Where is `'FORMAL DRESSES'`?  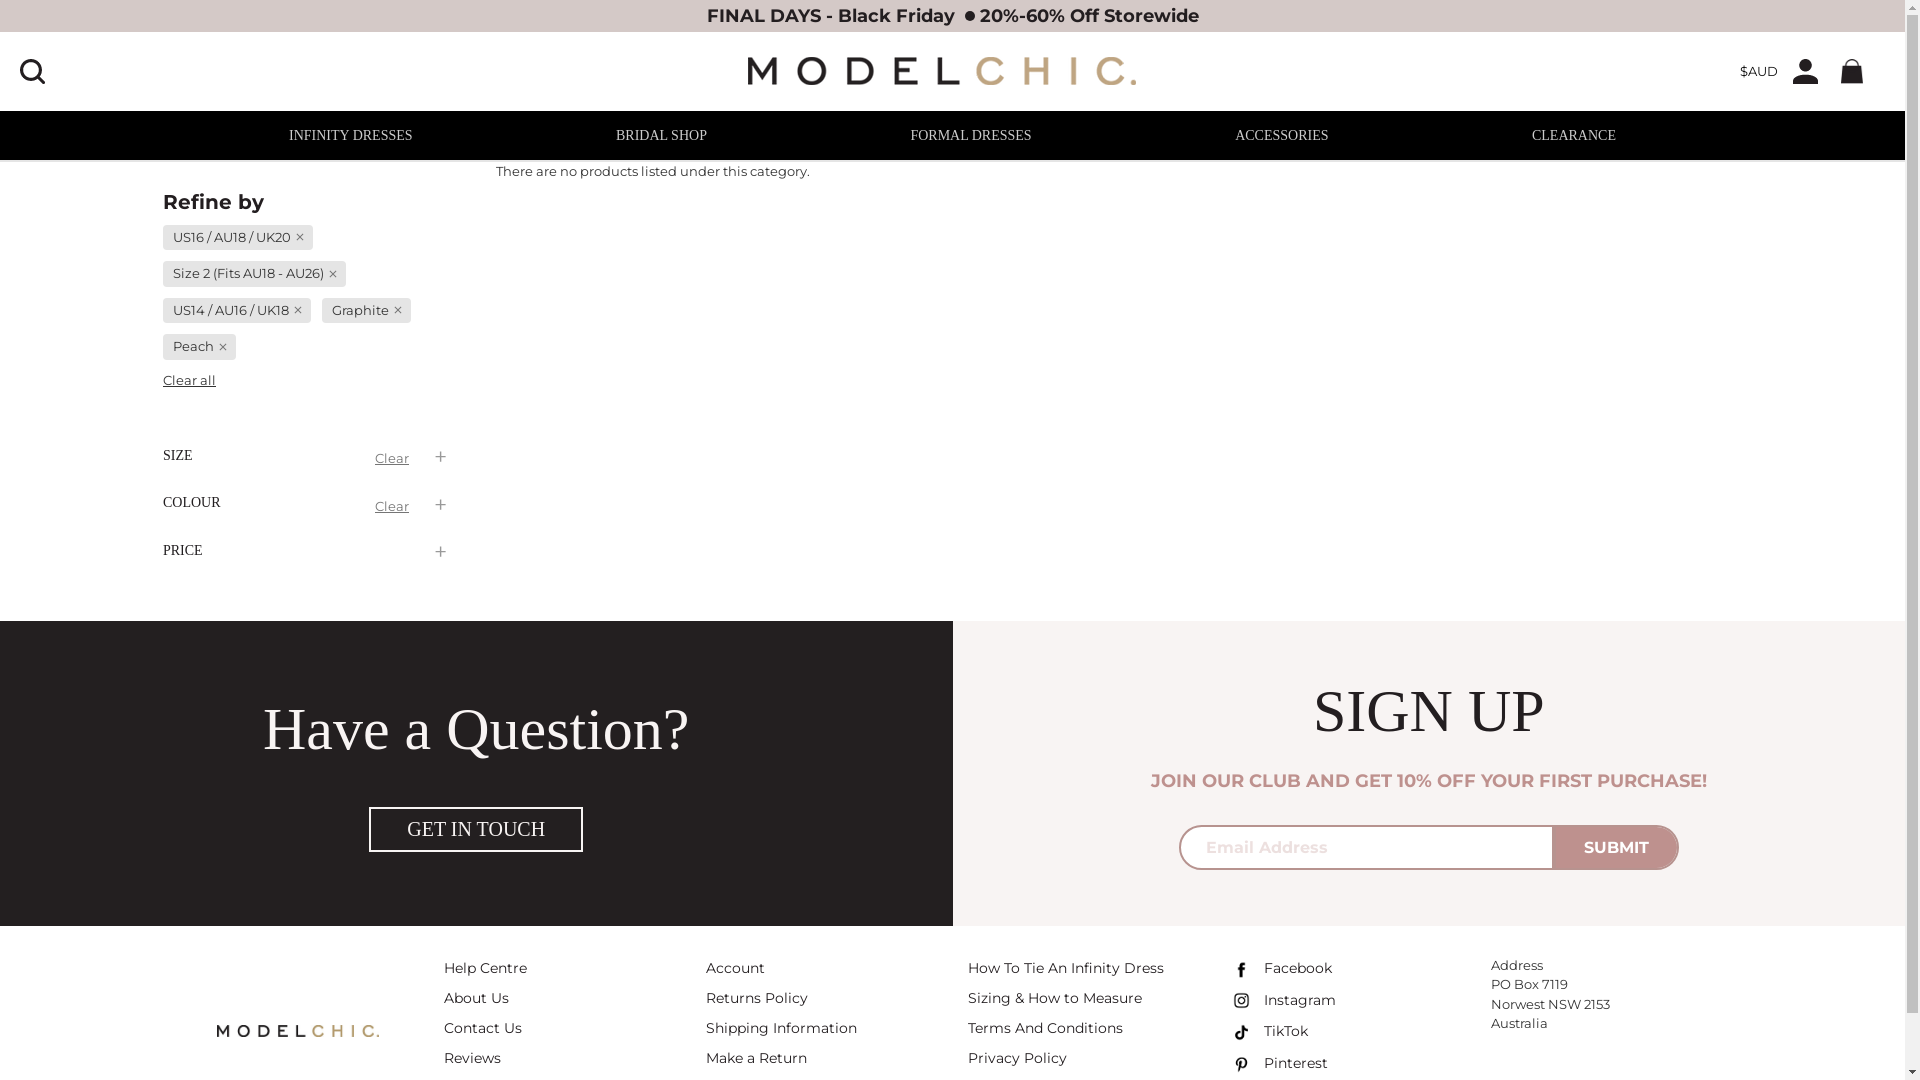 'FORMAL DRESSES' is located at coordinates (970, 135).